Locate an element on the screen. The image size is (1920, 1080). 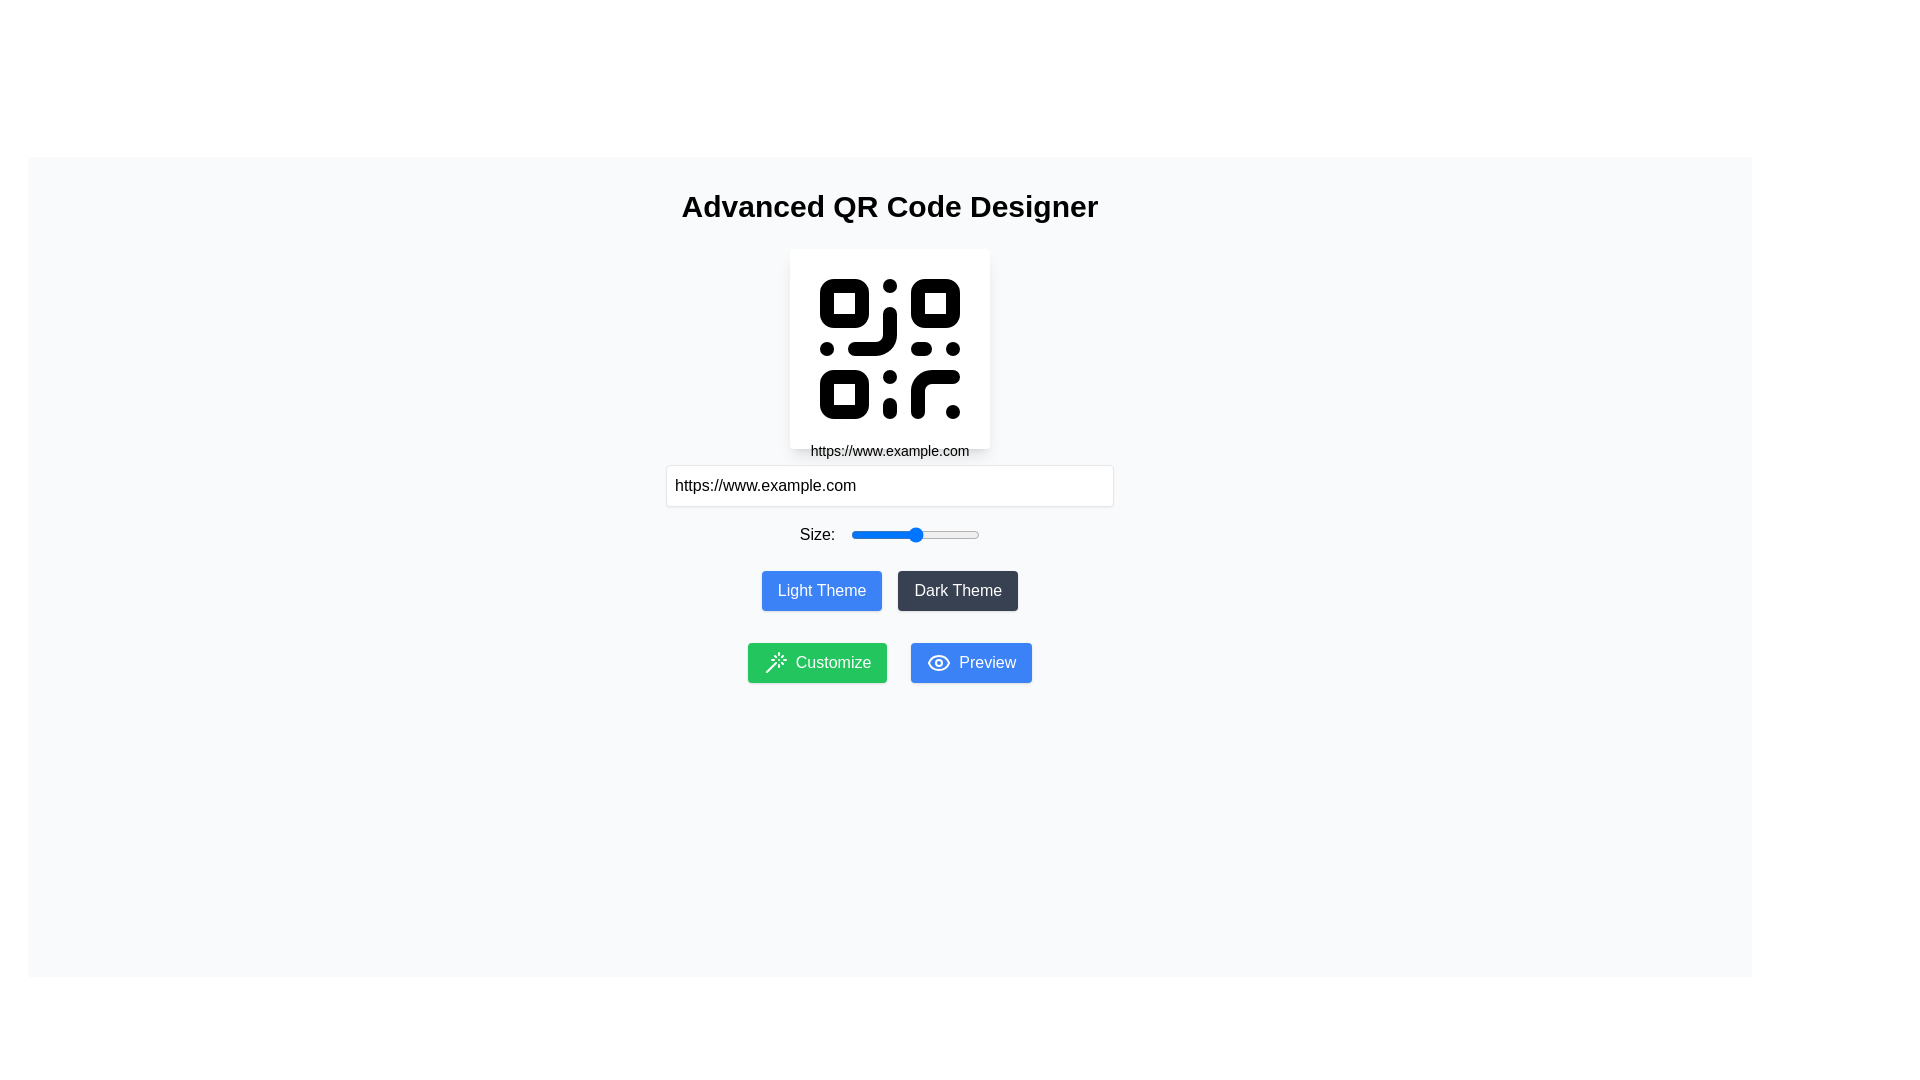
the small square located in the bottom-left corner of the QR Code graphic, which is styled with a fill color and rounded corners. This is the third square within the QR Code structure is located at coordinates (844, 394).